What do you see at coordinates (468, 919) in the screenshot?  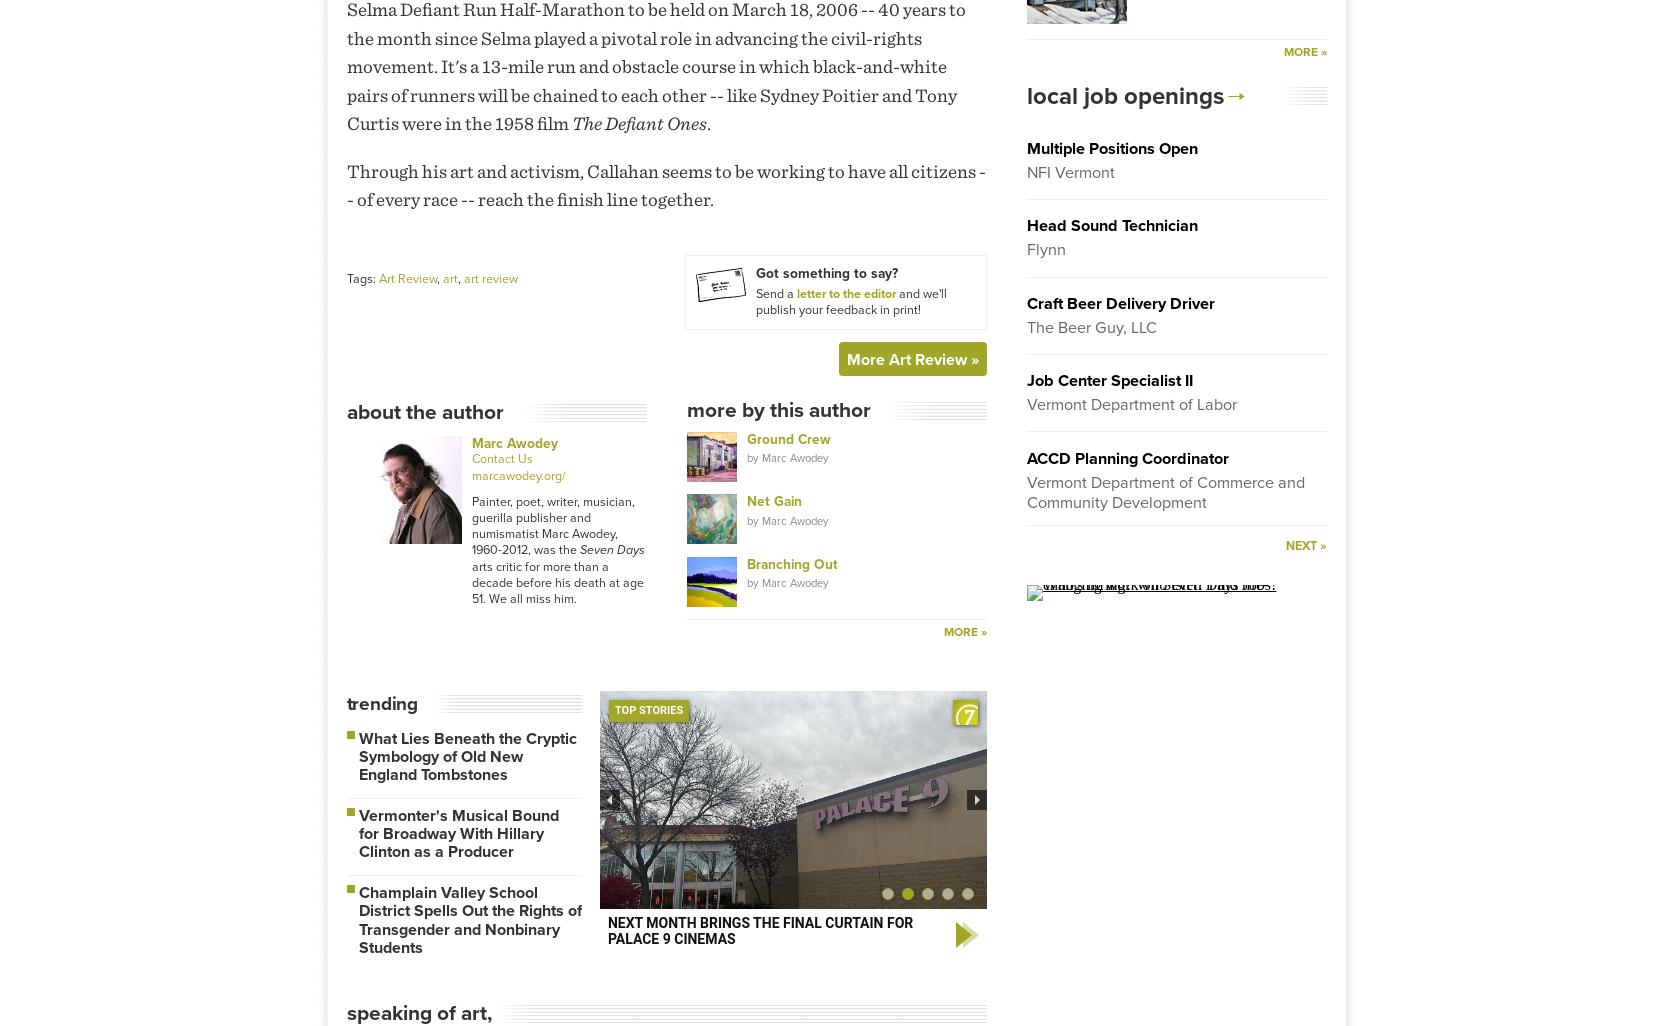 I see `'Champlain Valley School District Spells Out the Rights of Transgender and Nonbinary Students'` at bounding box center [468, 919].